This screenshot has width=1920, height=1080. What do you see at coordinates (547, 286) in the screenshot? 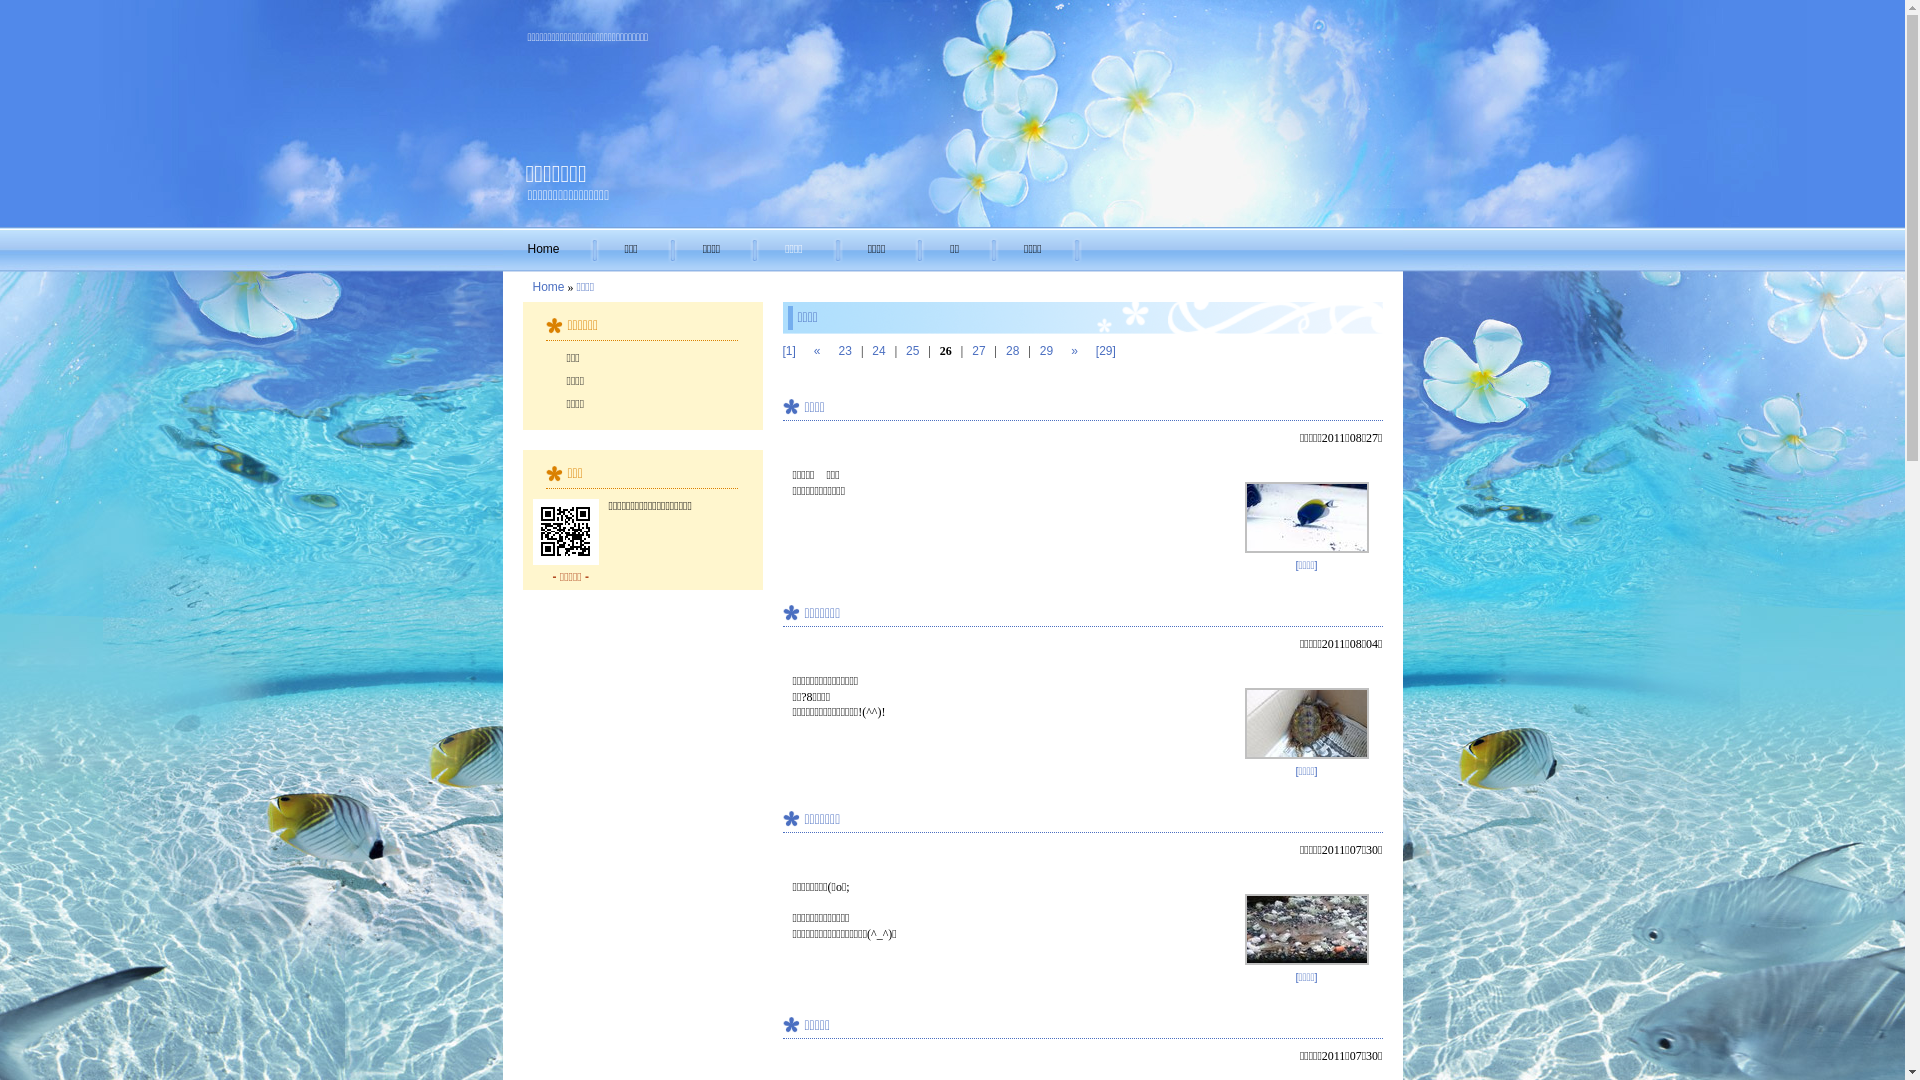
I see `'Home'` at bounding box center [547, 286].